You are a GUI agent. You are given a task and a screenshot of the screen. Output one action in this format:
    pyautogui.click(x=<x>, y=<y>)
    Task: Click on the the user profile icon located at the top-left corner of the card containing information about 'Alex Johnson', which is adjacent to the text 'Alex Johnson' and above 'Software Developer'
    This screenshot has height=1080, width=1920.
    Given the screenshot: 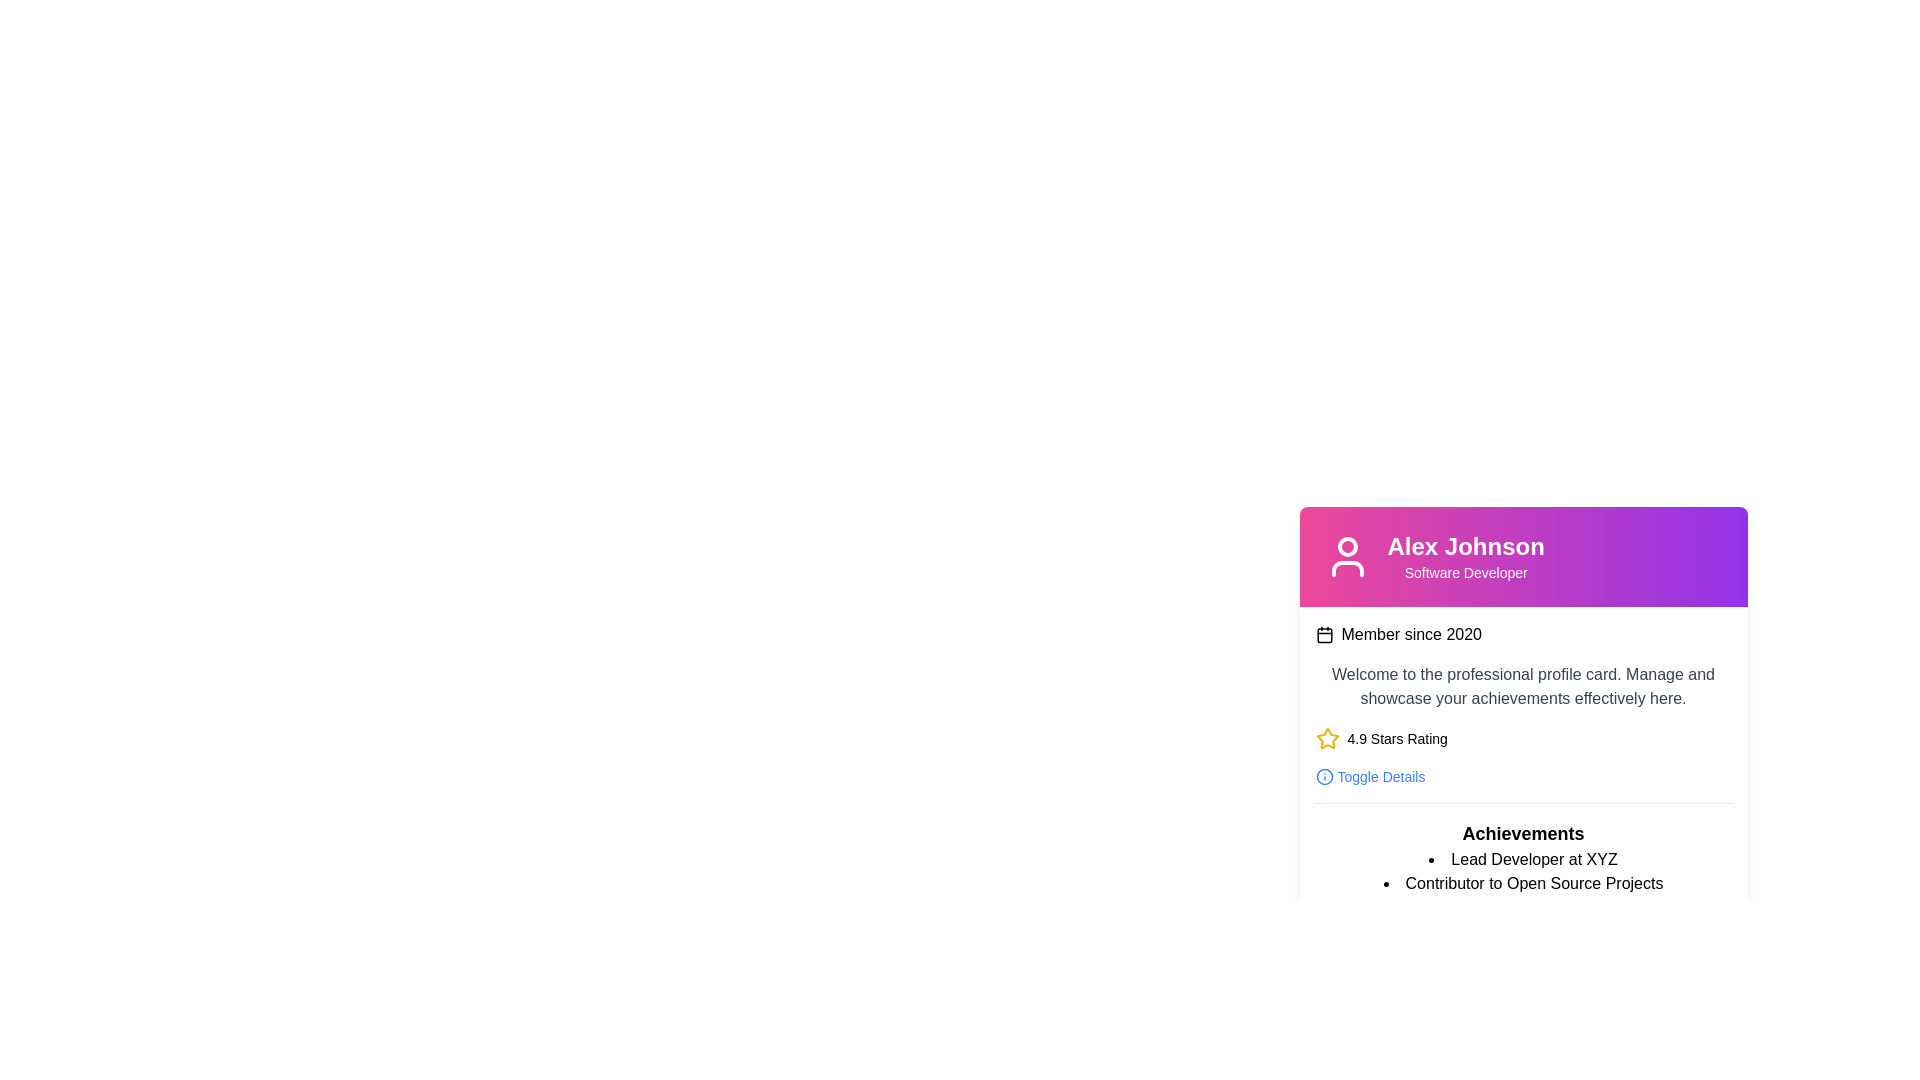 What is the action you would take?
    pyautogui.click(x=1347, y=556)
    